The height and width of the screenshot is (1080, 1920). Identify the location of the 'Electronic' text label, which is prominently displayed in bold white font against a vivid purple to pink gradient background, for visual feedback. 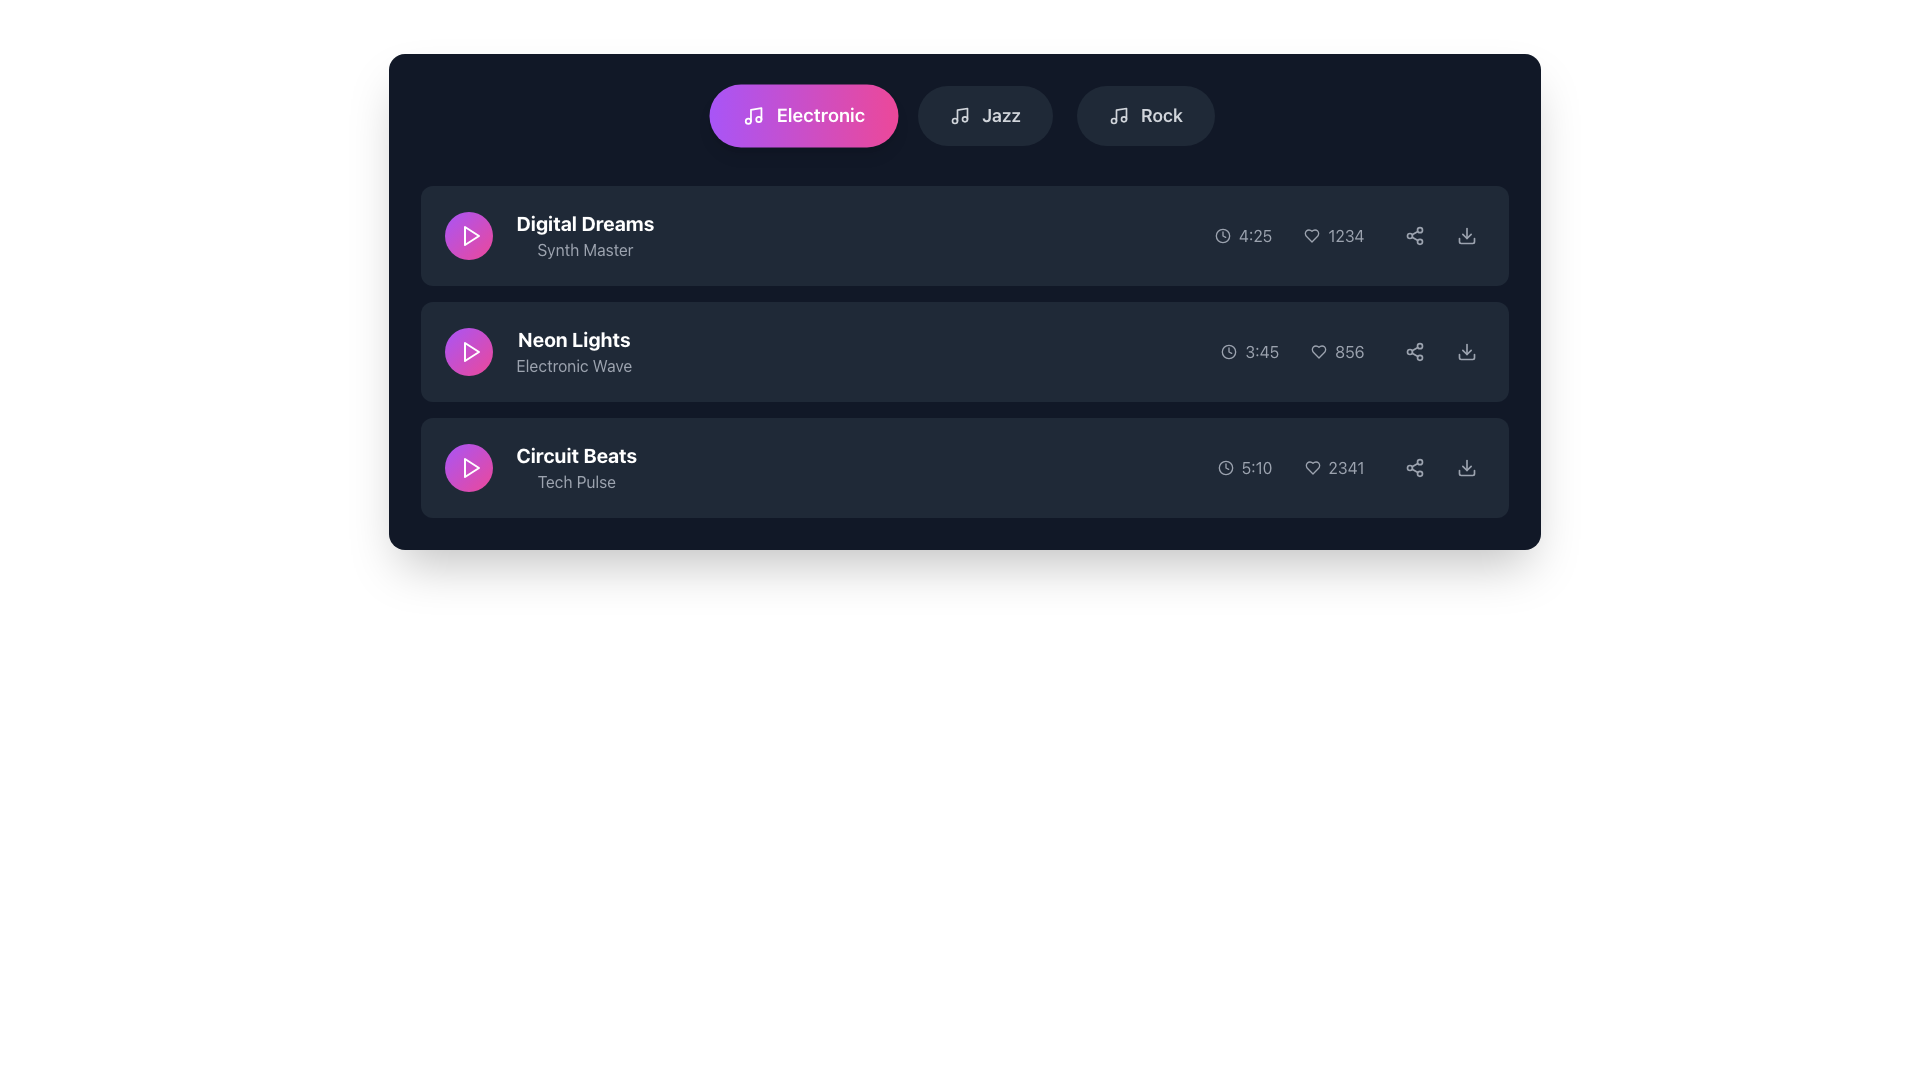
(820, 115).